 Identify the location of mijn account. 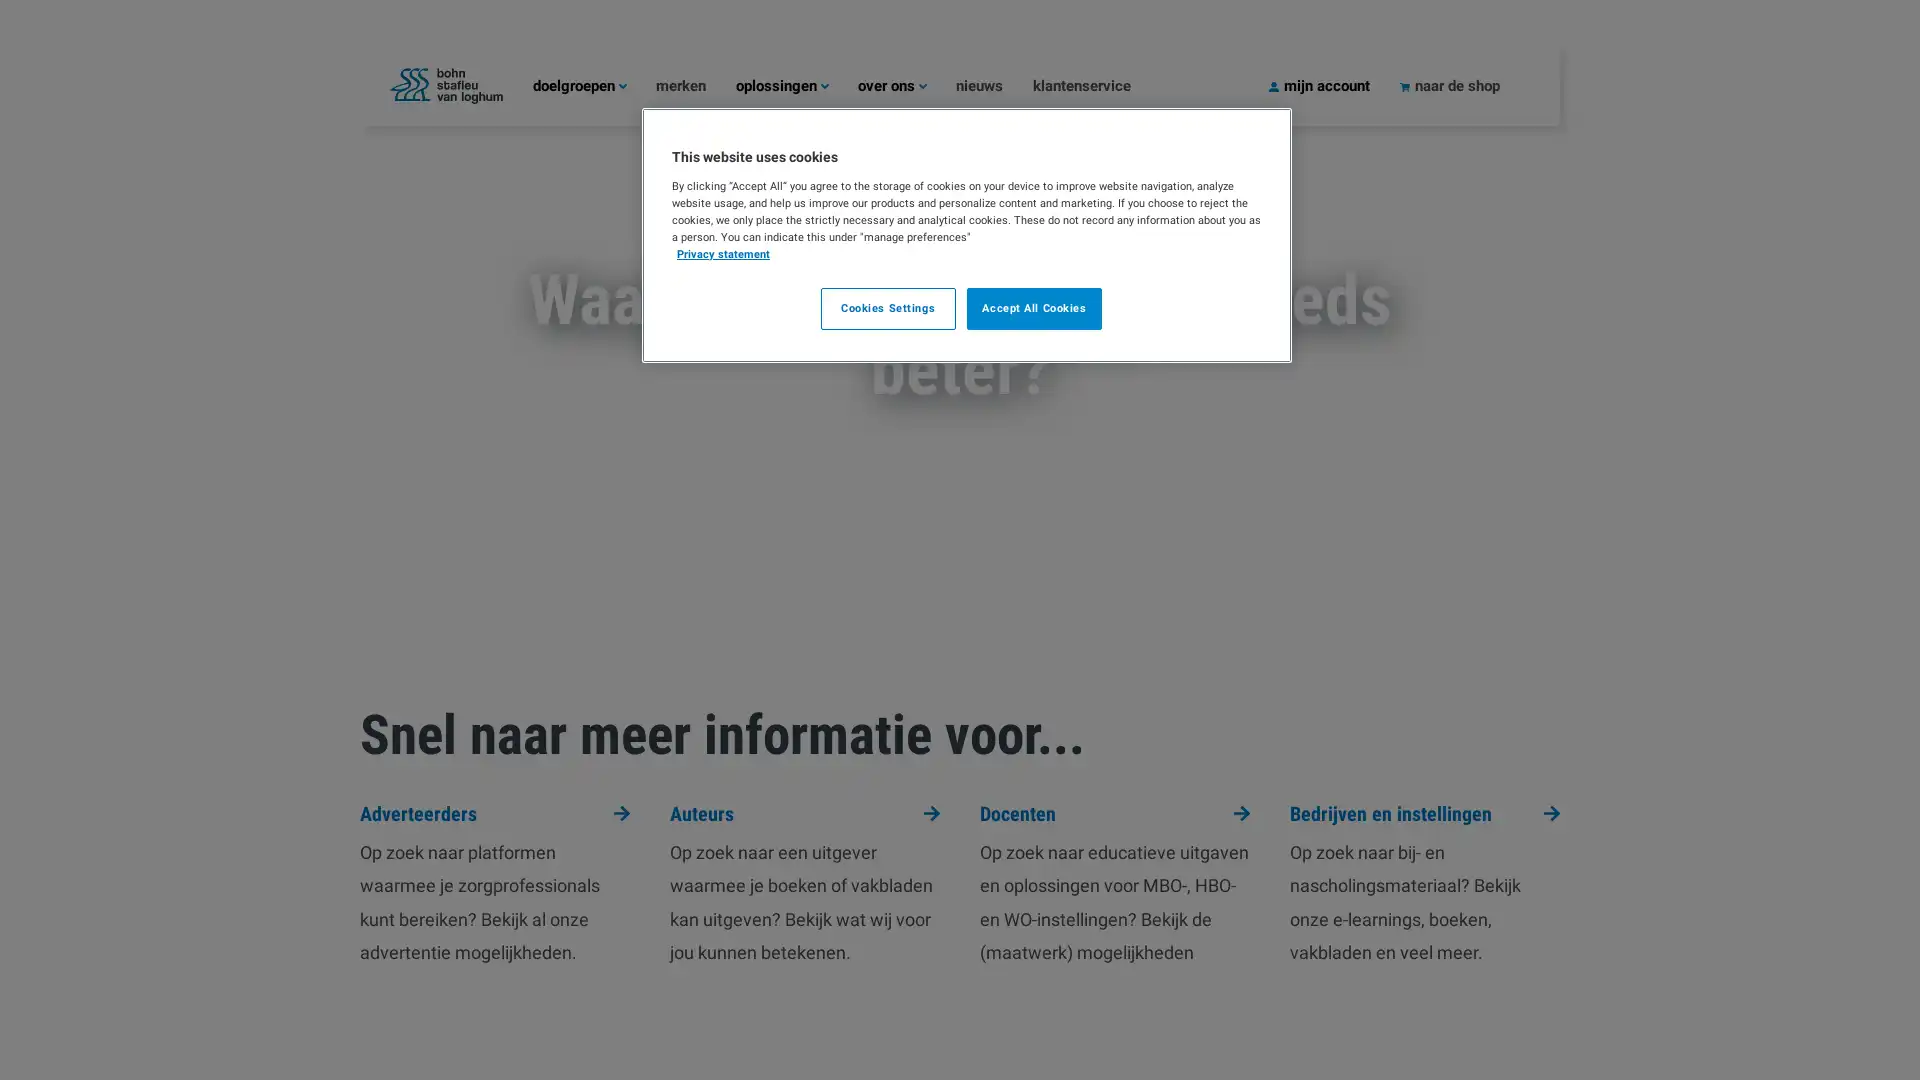
(1334, 84).